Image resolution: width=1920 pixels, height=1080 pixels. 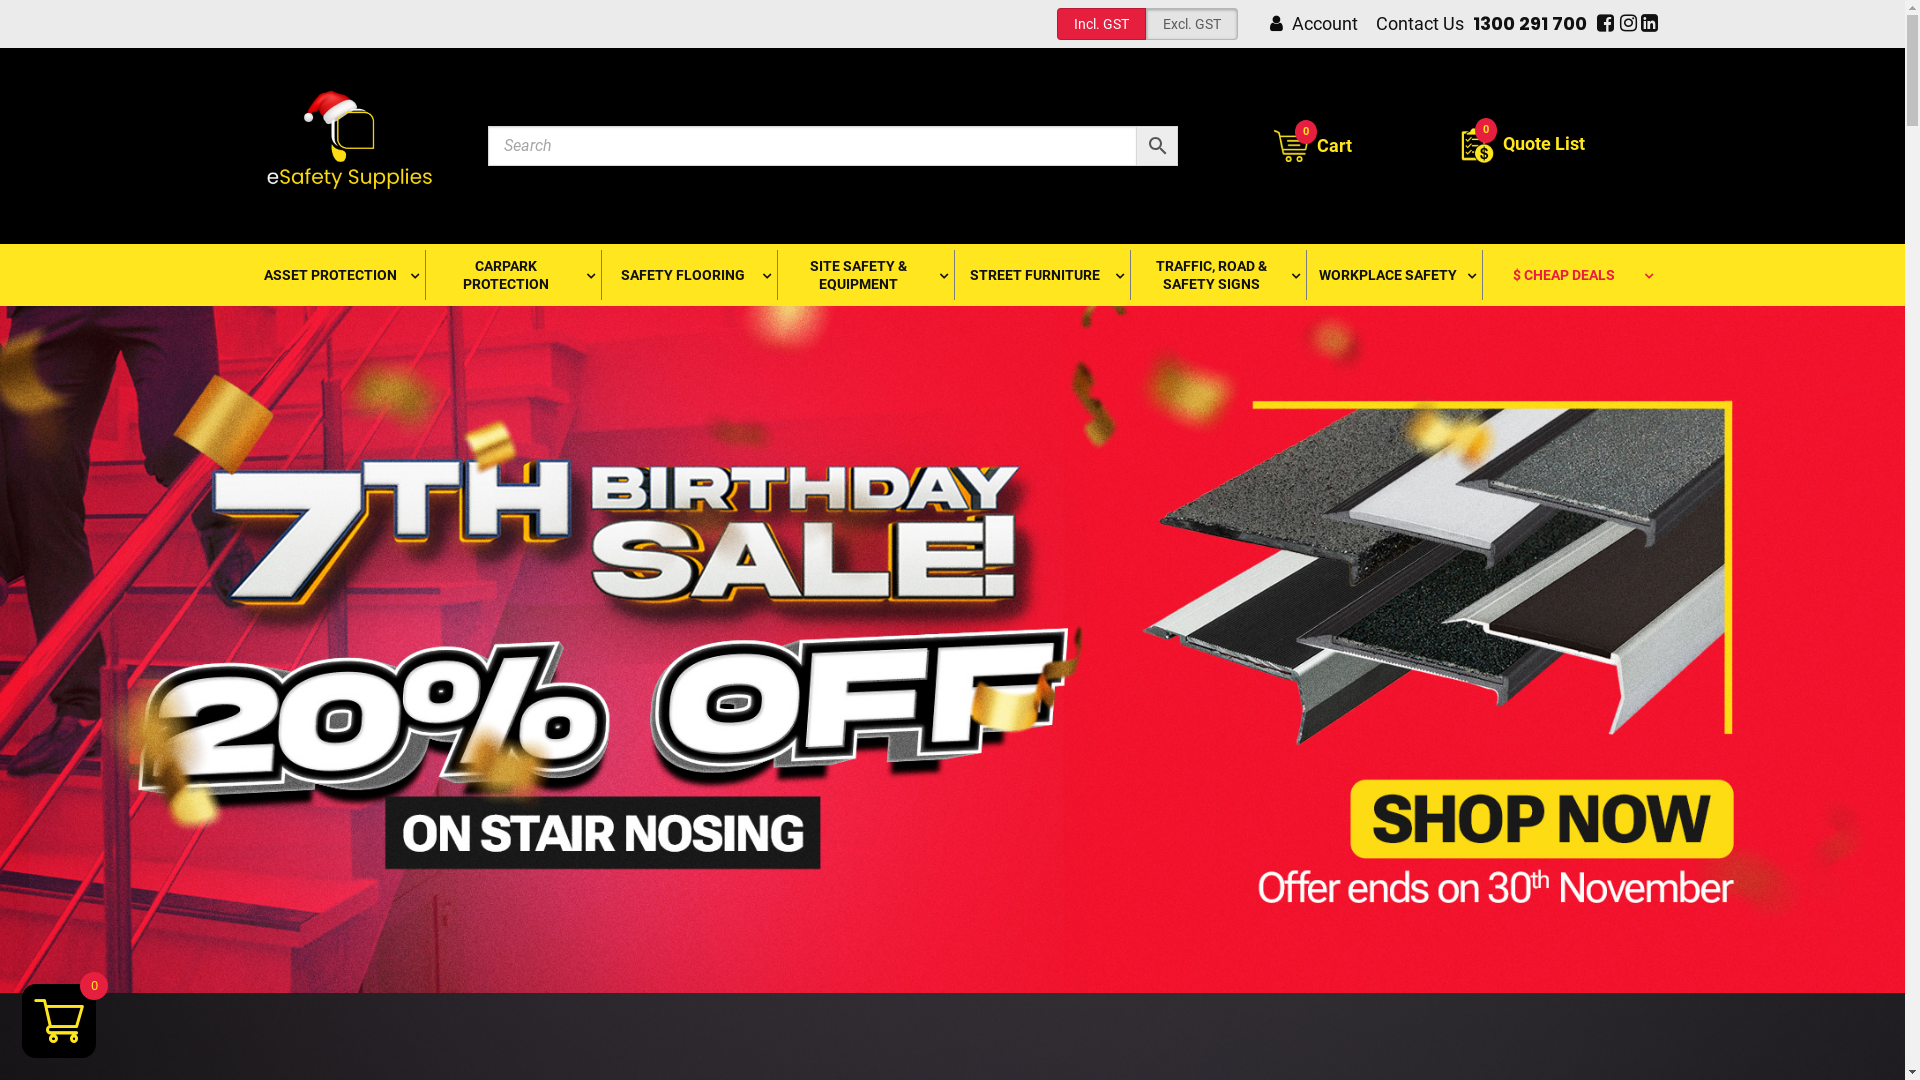 I want to click on '1300 291 700', so click(x=1529, y=23).